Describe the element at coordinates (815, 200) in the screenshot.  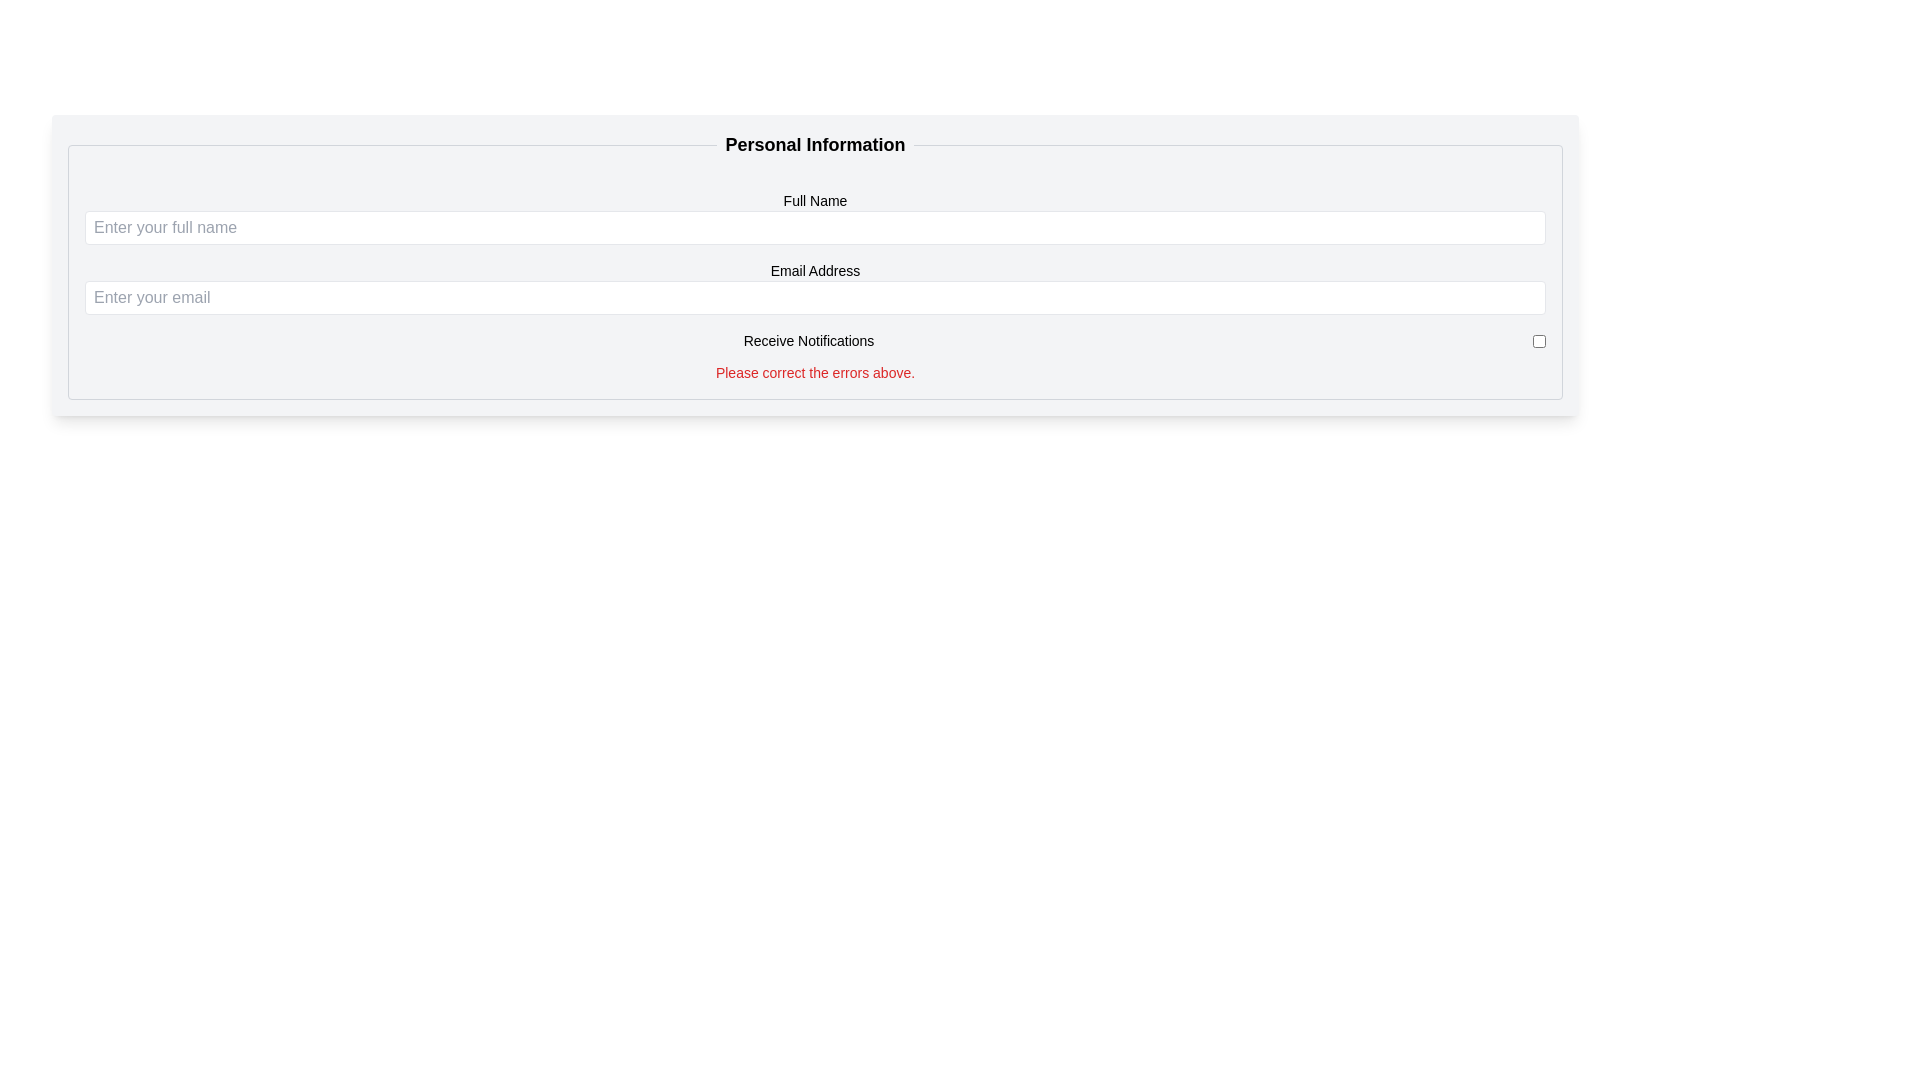
I see `the text label displaying 'Full Name', which is positioned above the input field for entering the user's full name` at that location.